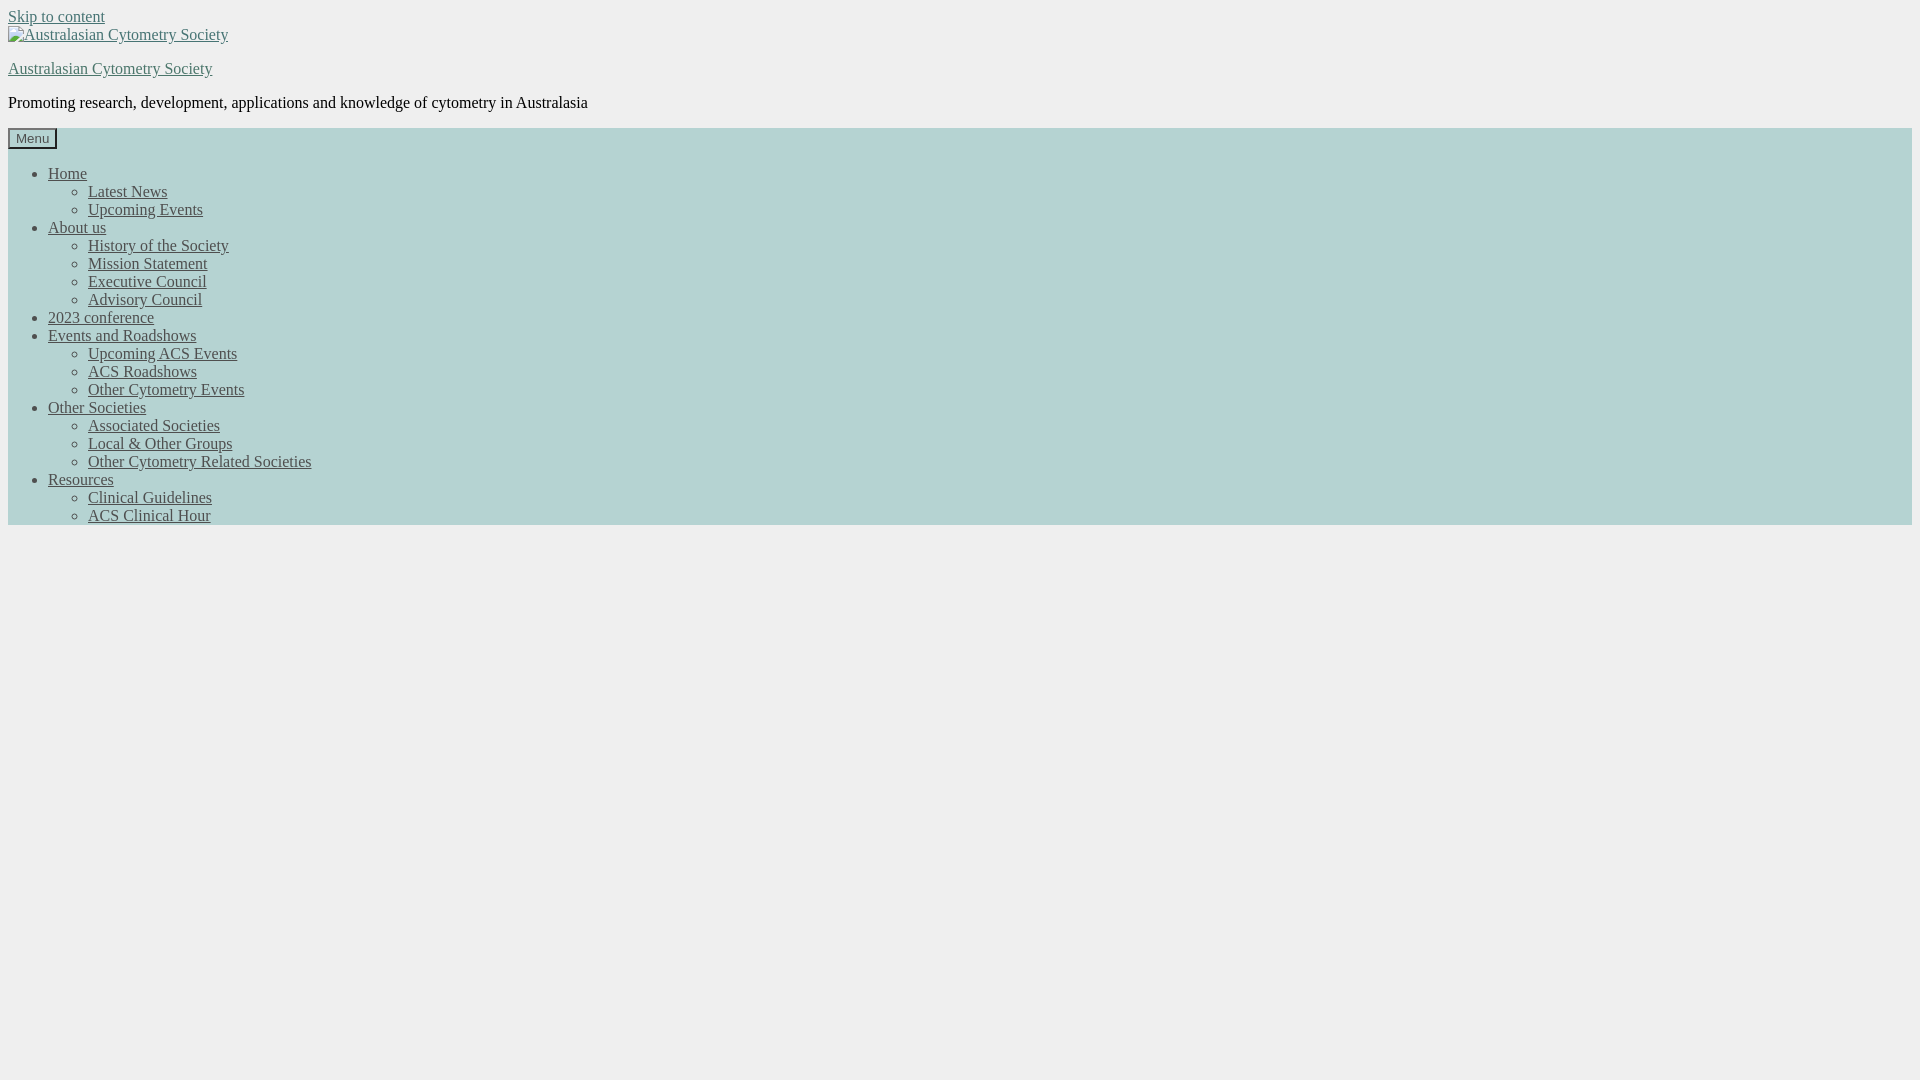  What do you see at coordinates (56, 16) in the screenshot?
I see `'Skip to content'` at bounding box center [56, 16].